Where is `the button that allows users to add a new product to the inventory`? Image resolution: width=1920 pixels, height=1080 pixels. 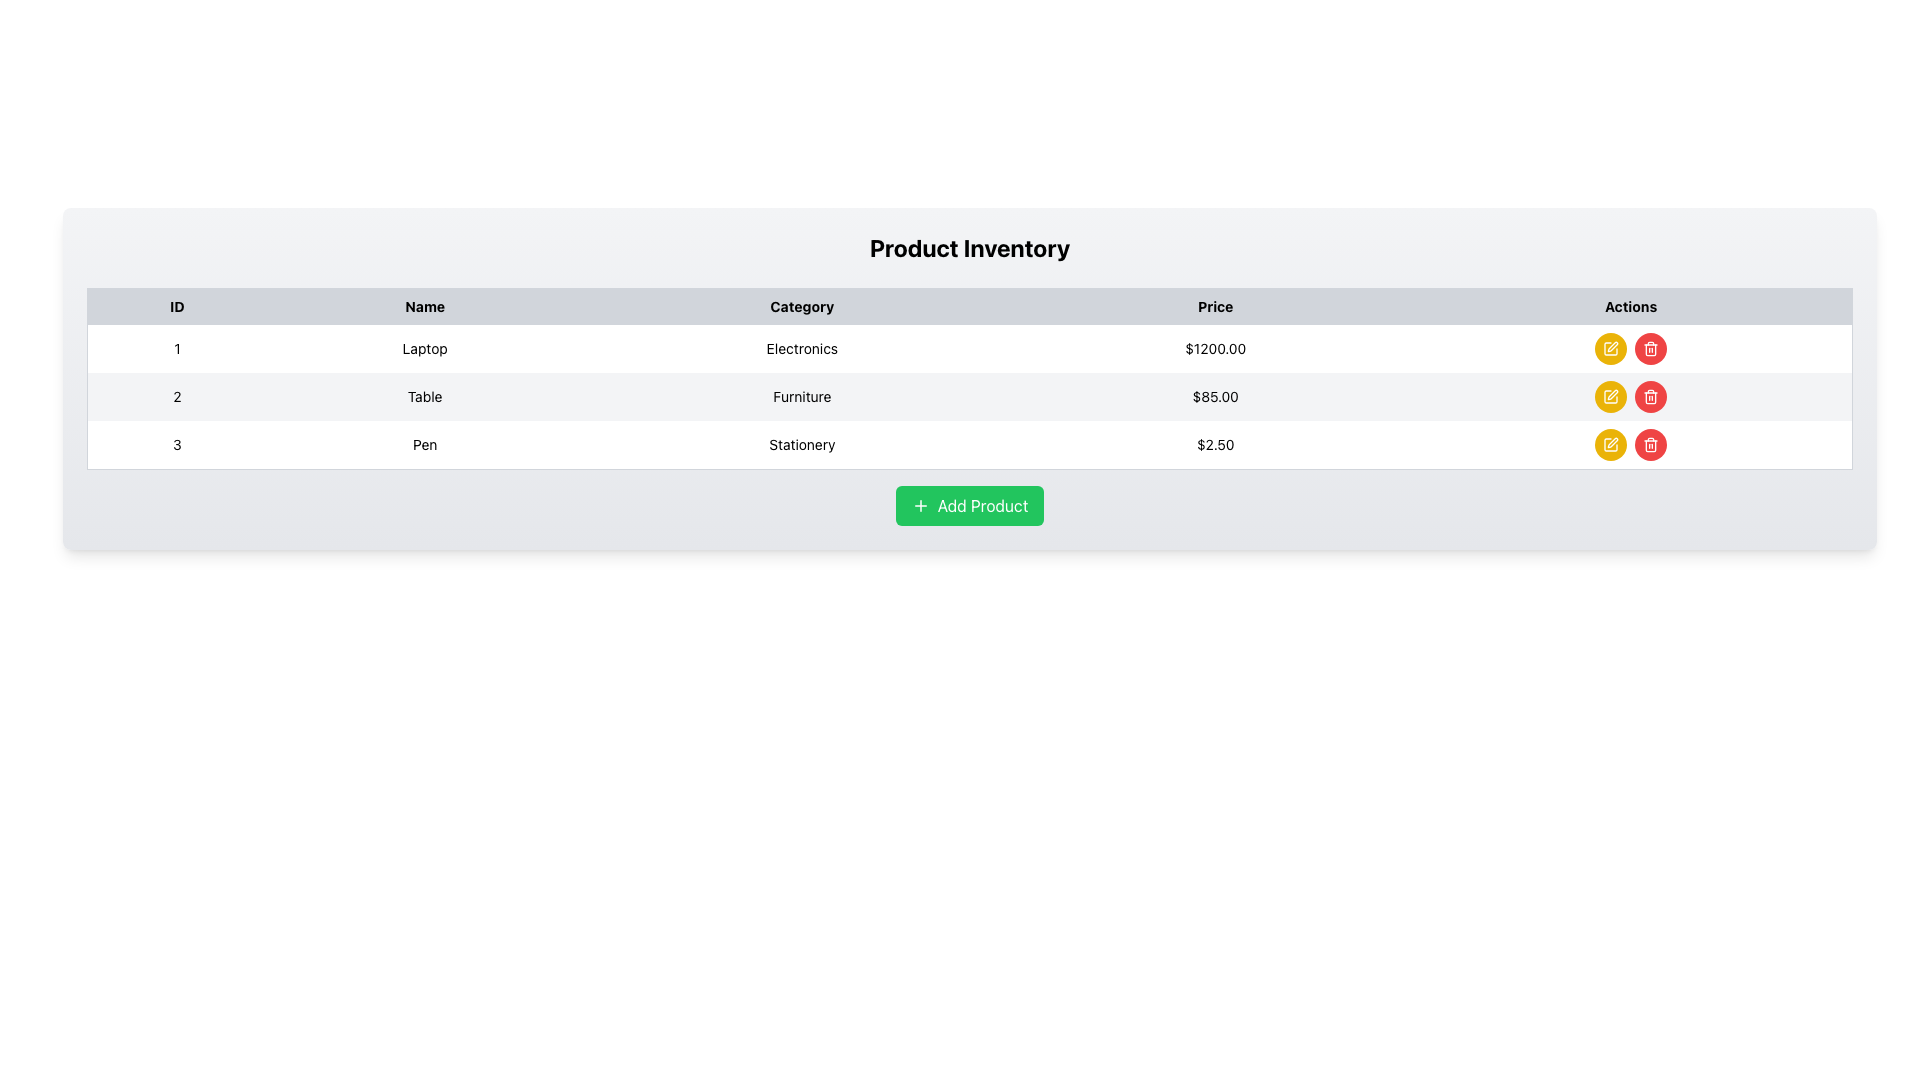
the button that allows users to add a new product to the inventory is located at coordinates (969, 504).